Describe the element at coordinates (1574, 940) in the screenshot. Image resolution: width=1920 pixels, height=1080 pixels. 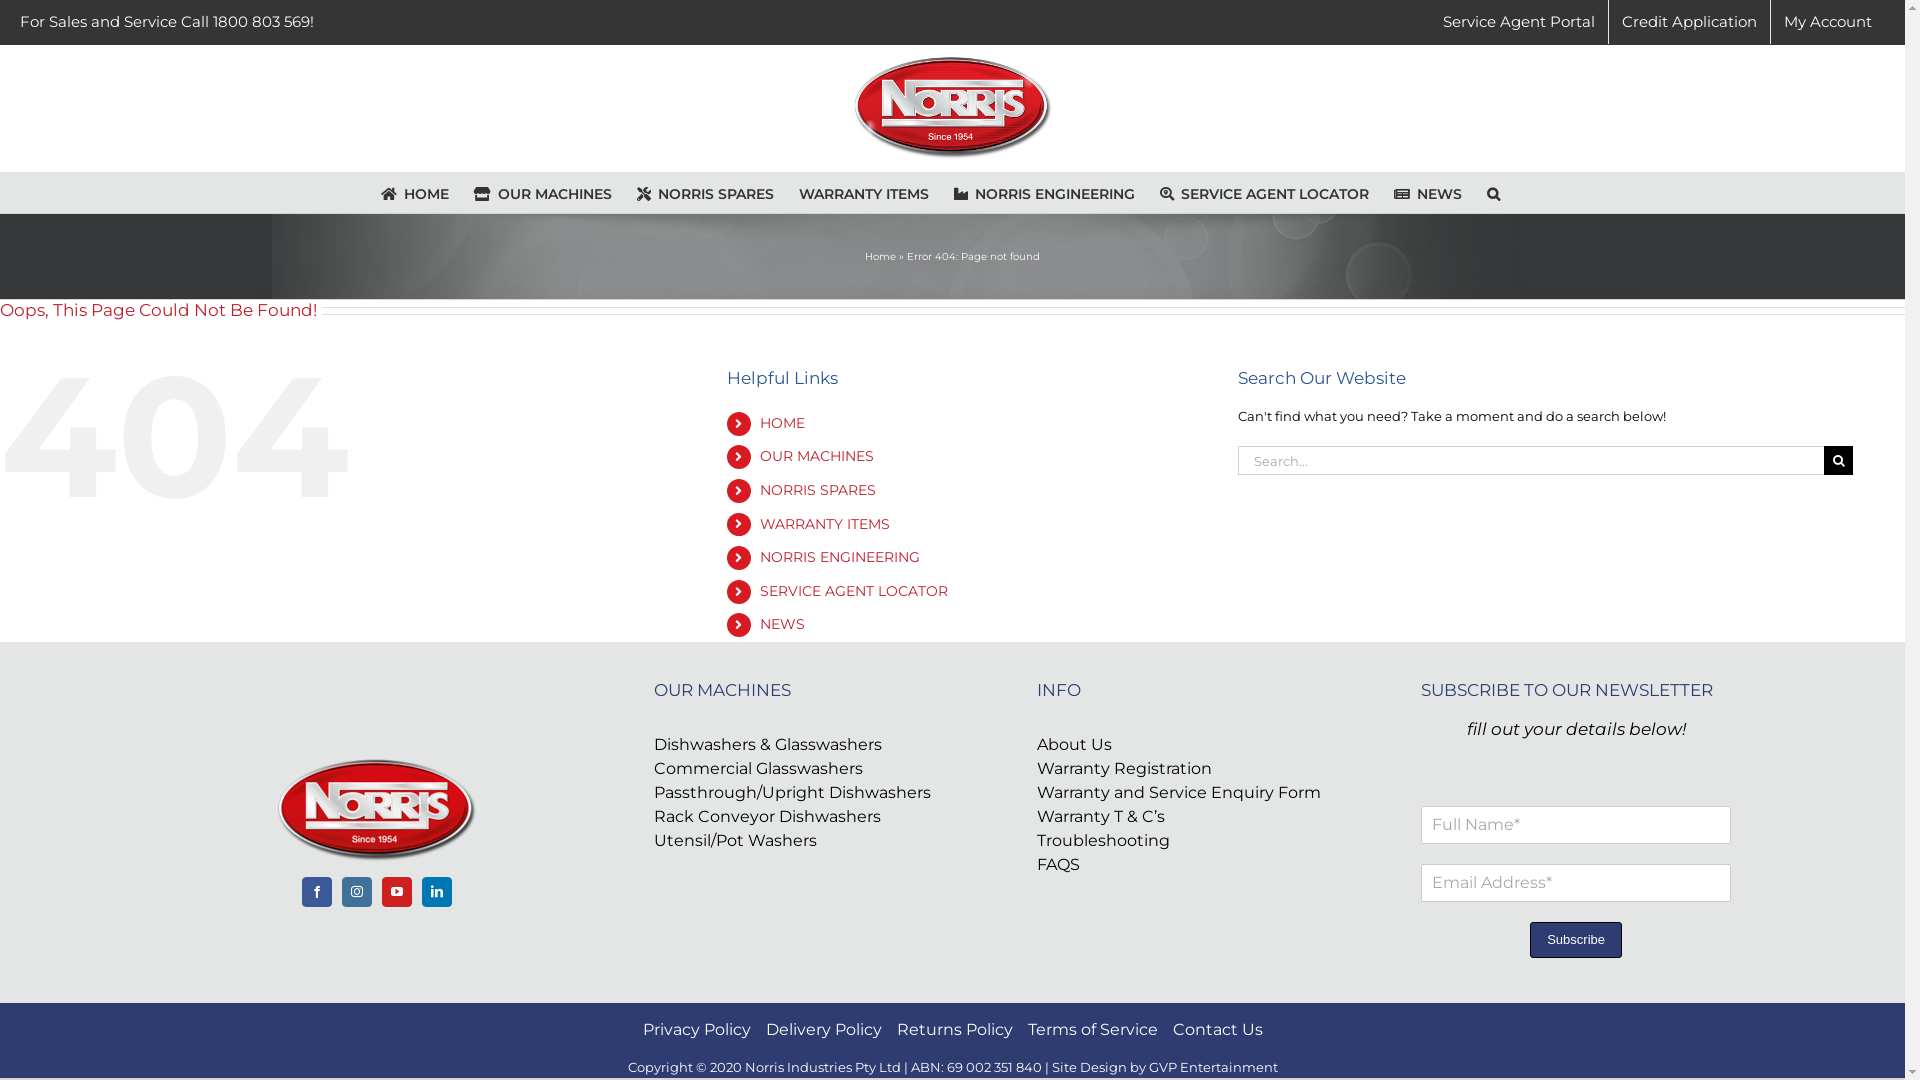
I see `'Subscribe'` at that location.